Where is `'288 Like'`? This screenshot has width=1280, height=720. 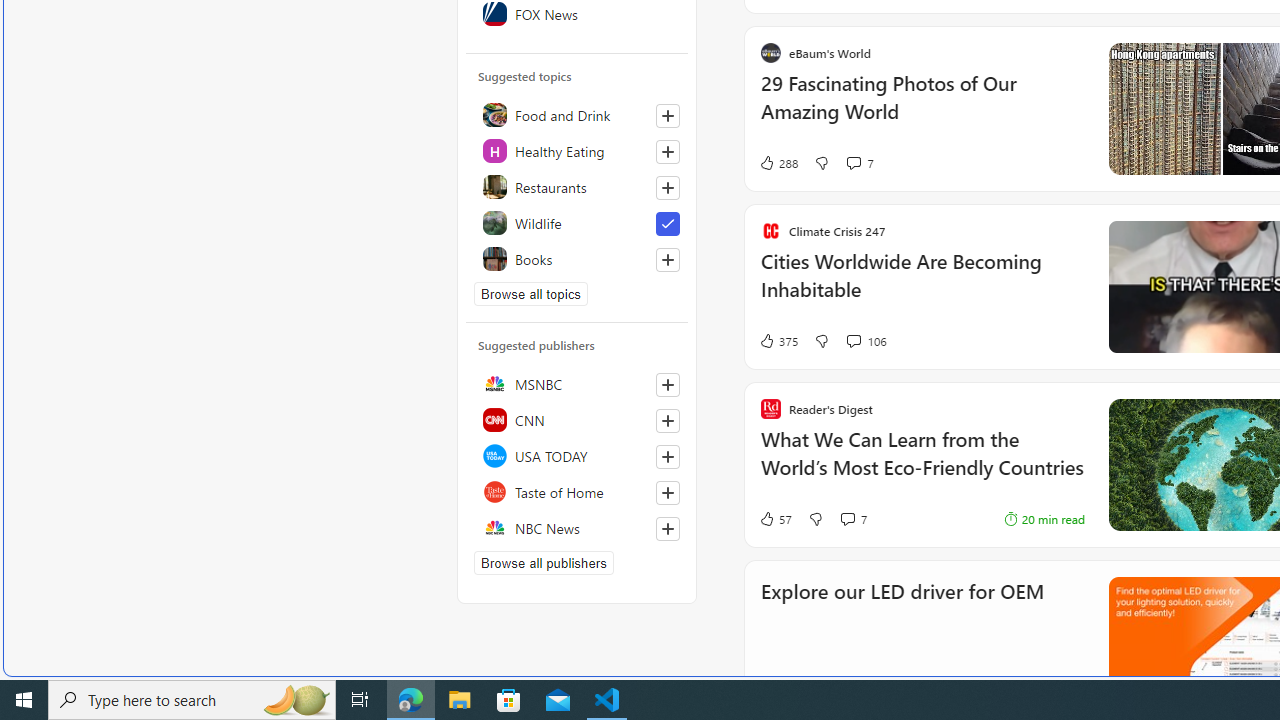
'288 Like' is located at coordinates (777, 162).